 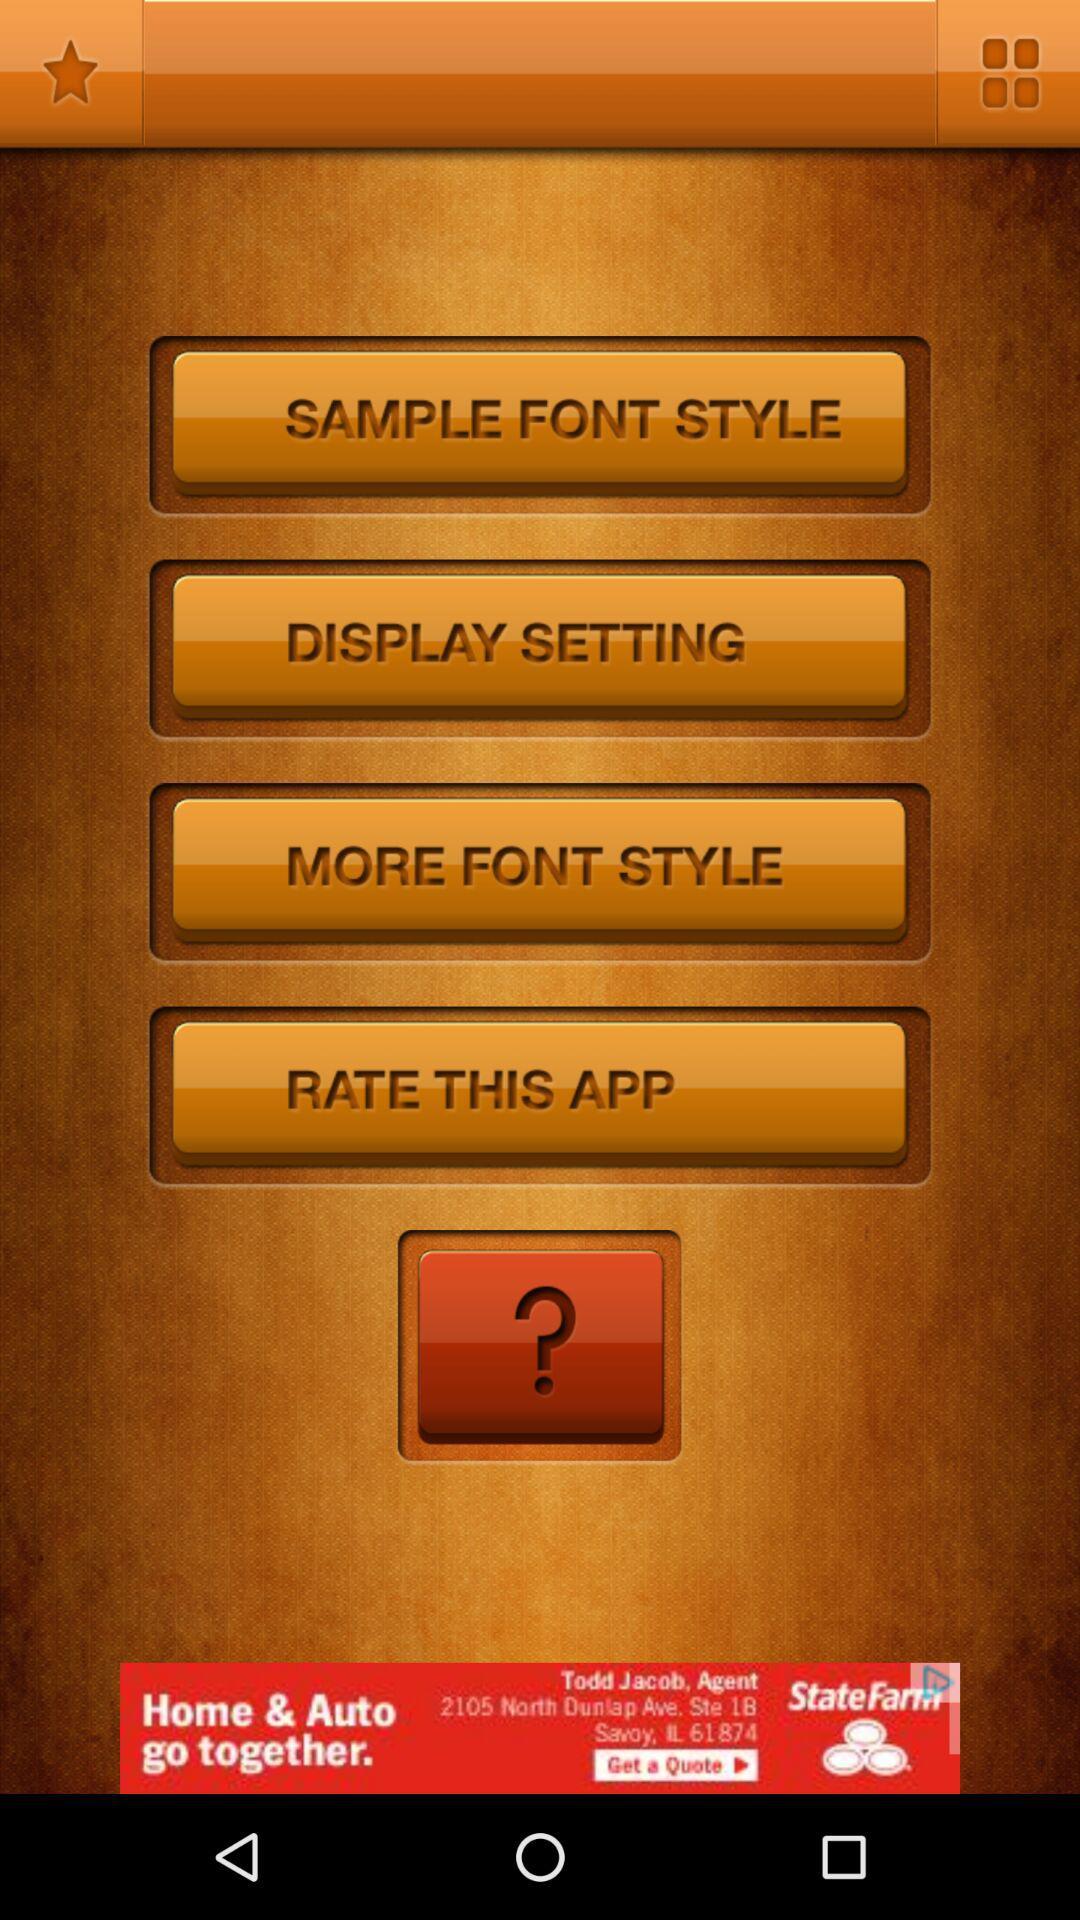 I want to click on the sample font style, so click(x=540, y=426).